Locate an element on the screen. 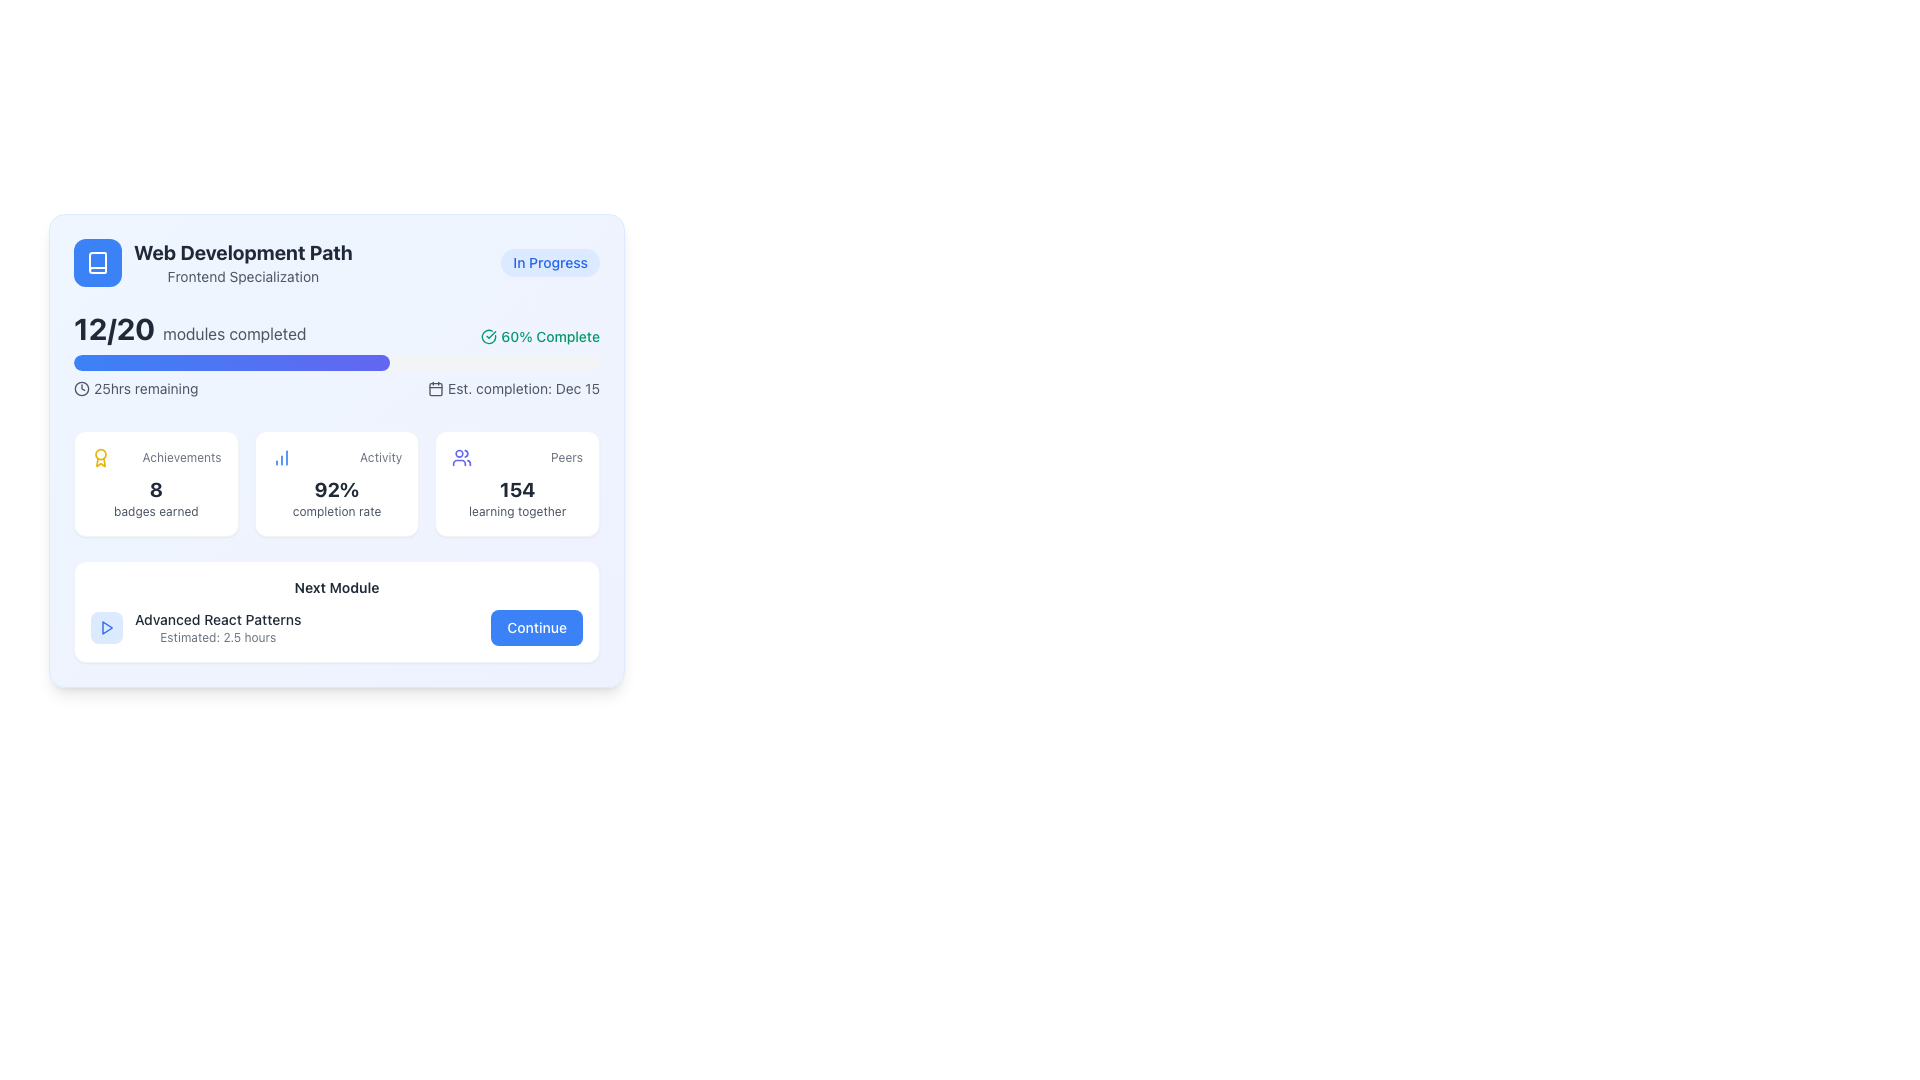  the static text label displaying the progress of modules completed, positioned in the top-left quadrant of the card layout, to the left of the text 'modules completed' is located at coordinates (113, 327).